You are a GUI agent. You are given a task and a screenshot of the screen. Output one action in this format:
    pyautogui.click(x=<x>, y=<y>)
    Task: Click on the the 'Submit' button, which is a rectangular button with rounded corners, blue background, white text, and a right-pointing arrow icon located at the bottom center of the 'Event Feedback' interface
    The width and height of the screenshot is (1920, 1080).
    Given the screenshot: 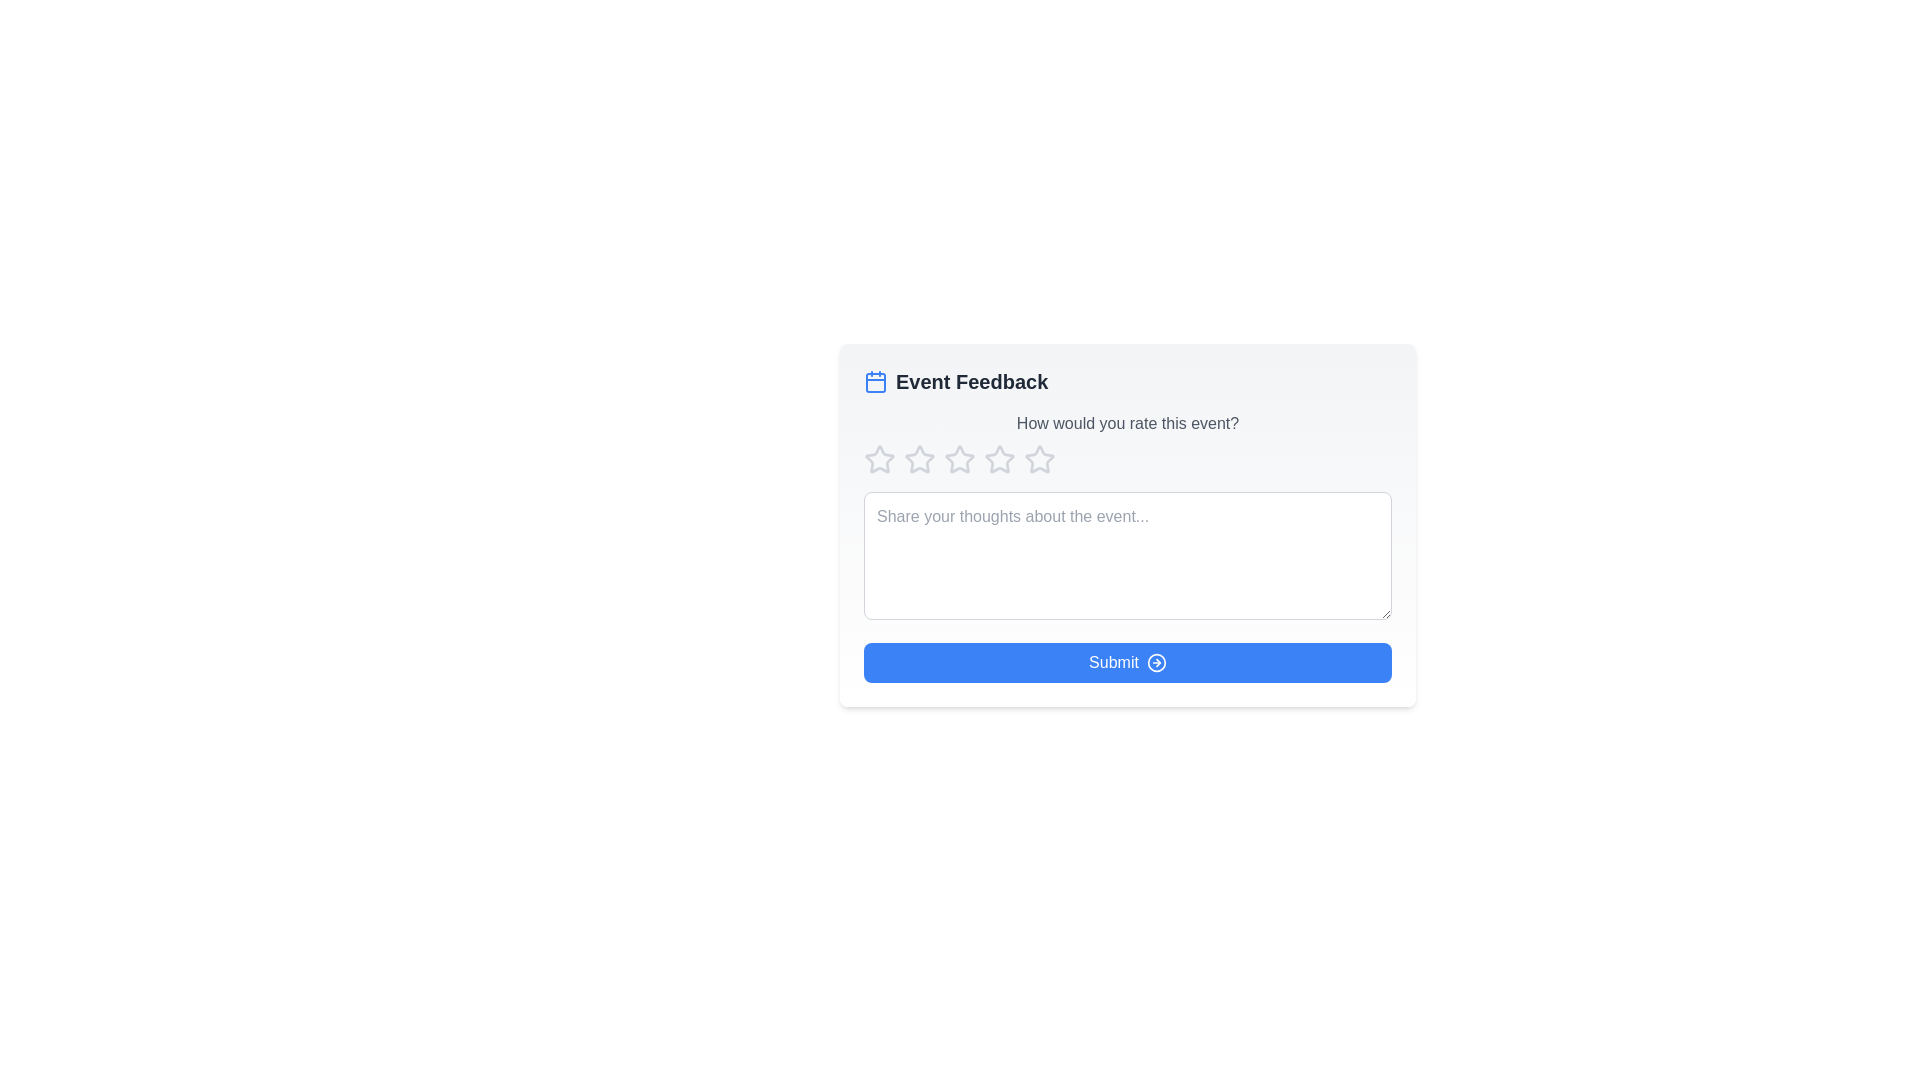 What is the action you would take?
    pyautogui.click(x=1128, y=663)
    